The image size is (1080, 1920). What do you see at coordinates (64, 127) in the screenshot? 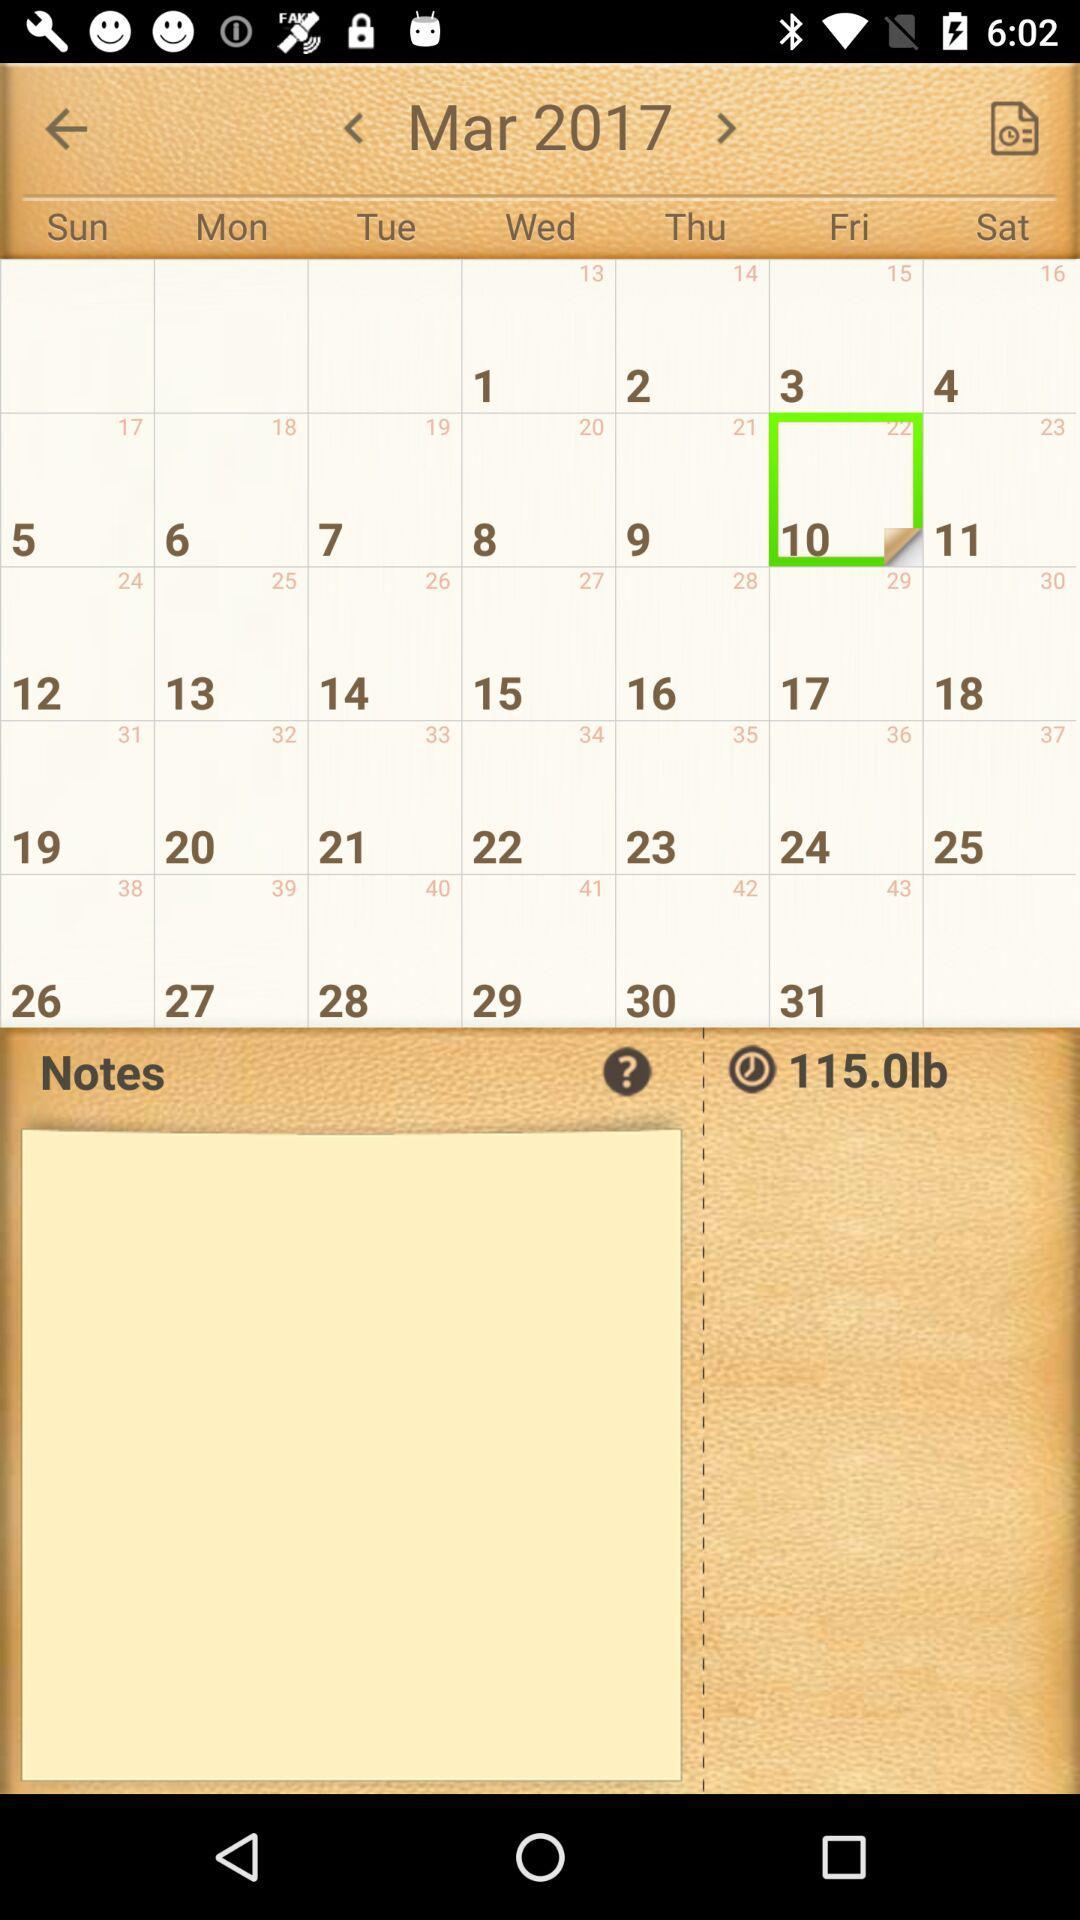
I see `the arrow_backward icon` at bounding box center [64, 127].